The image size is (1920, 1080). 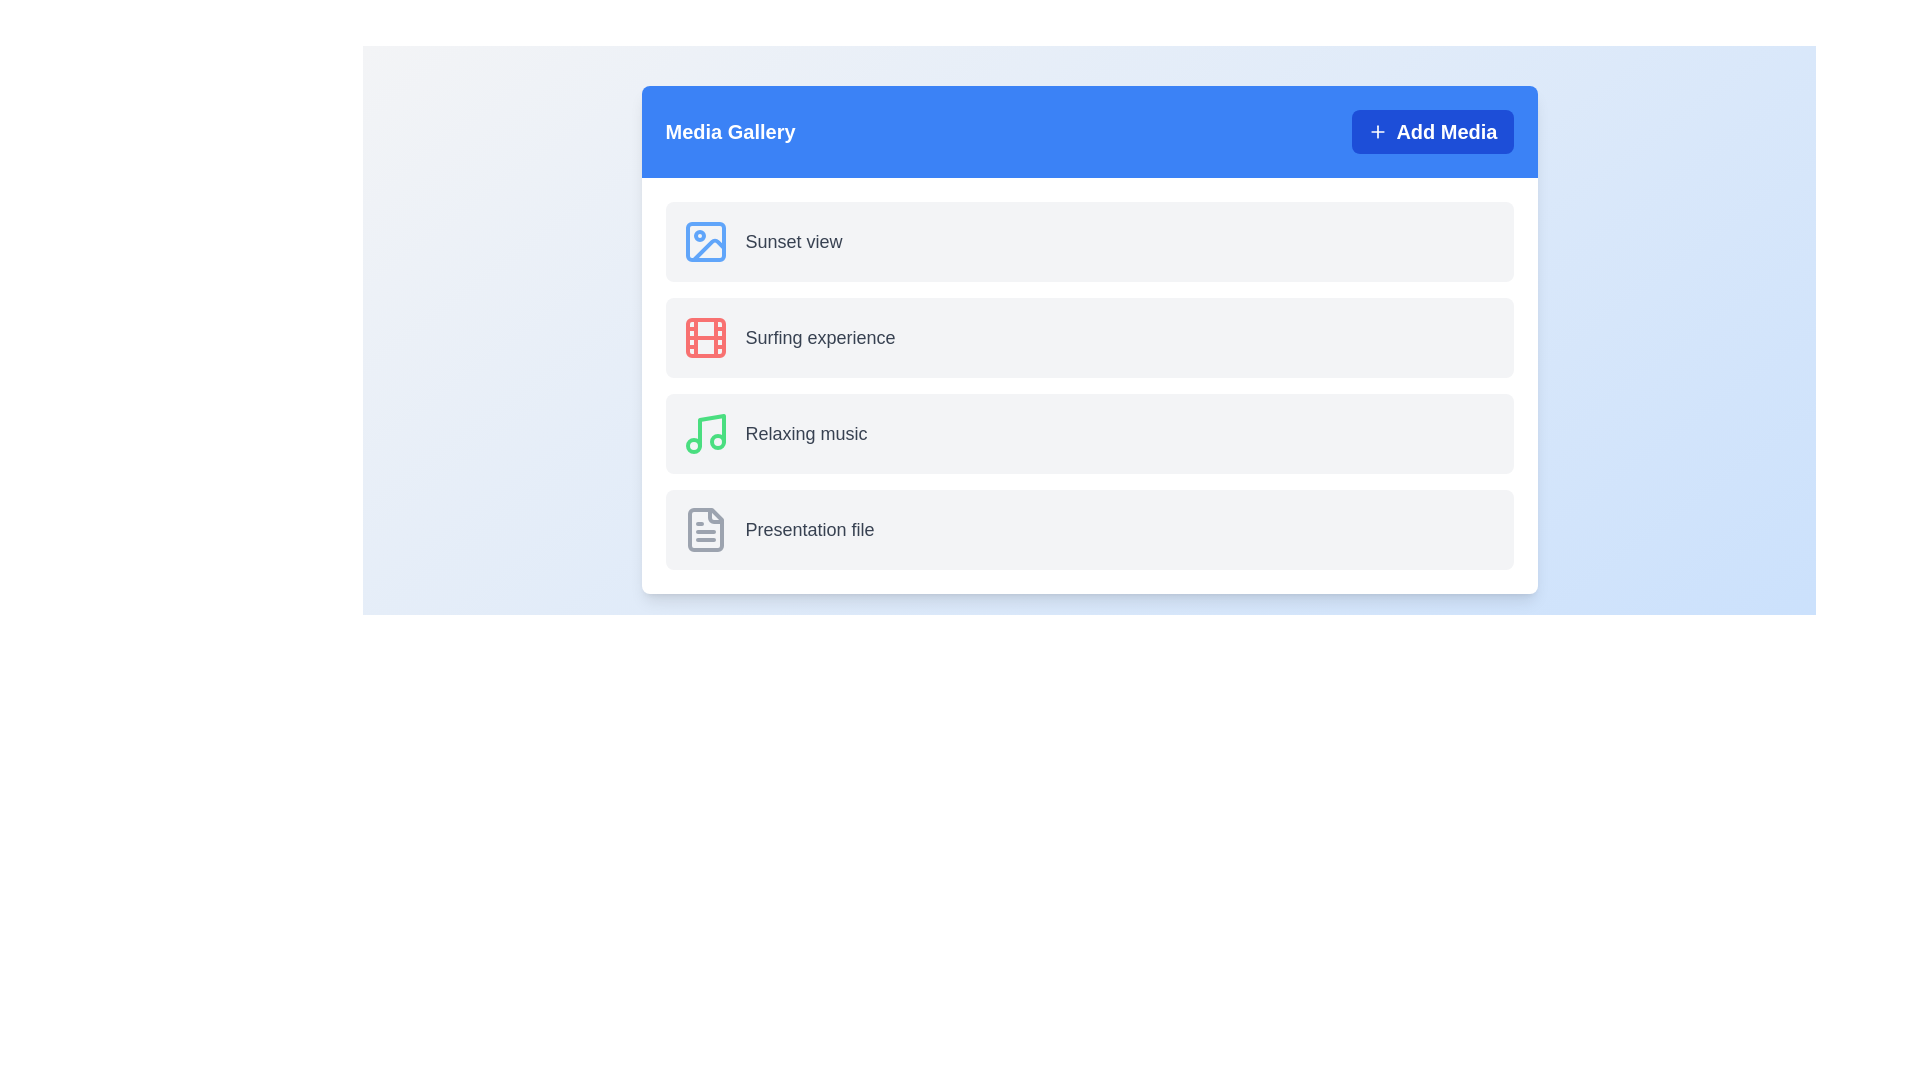 I want to click on the list item labeled 'Surfing experience', so click(x=1088, y=337).